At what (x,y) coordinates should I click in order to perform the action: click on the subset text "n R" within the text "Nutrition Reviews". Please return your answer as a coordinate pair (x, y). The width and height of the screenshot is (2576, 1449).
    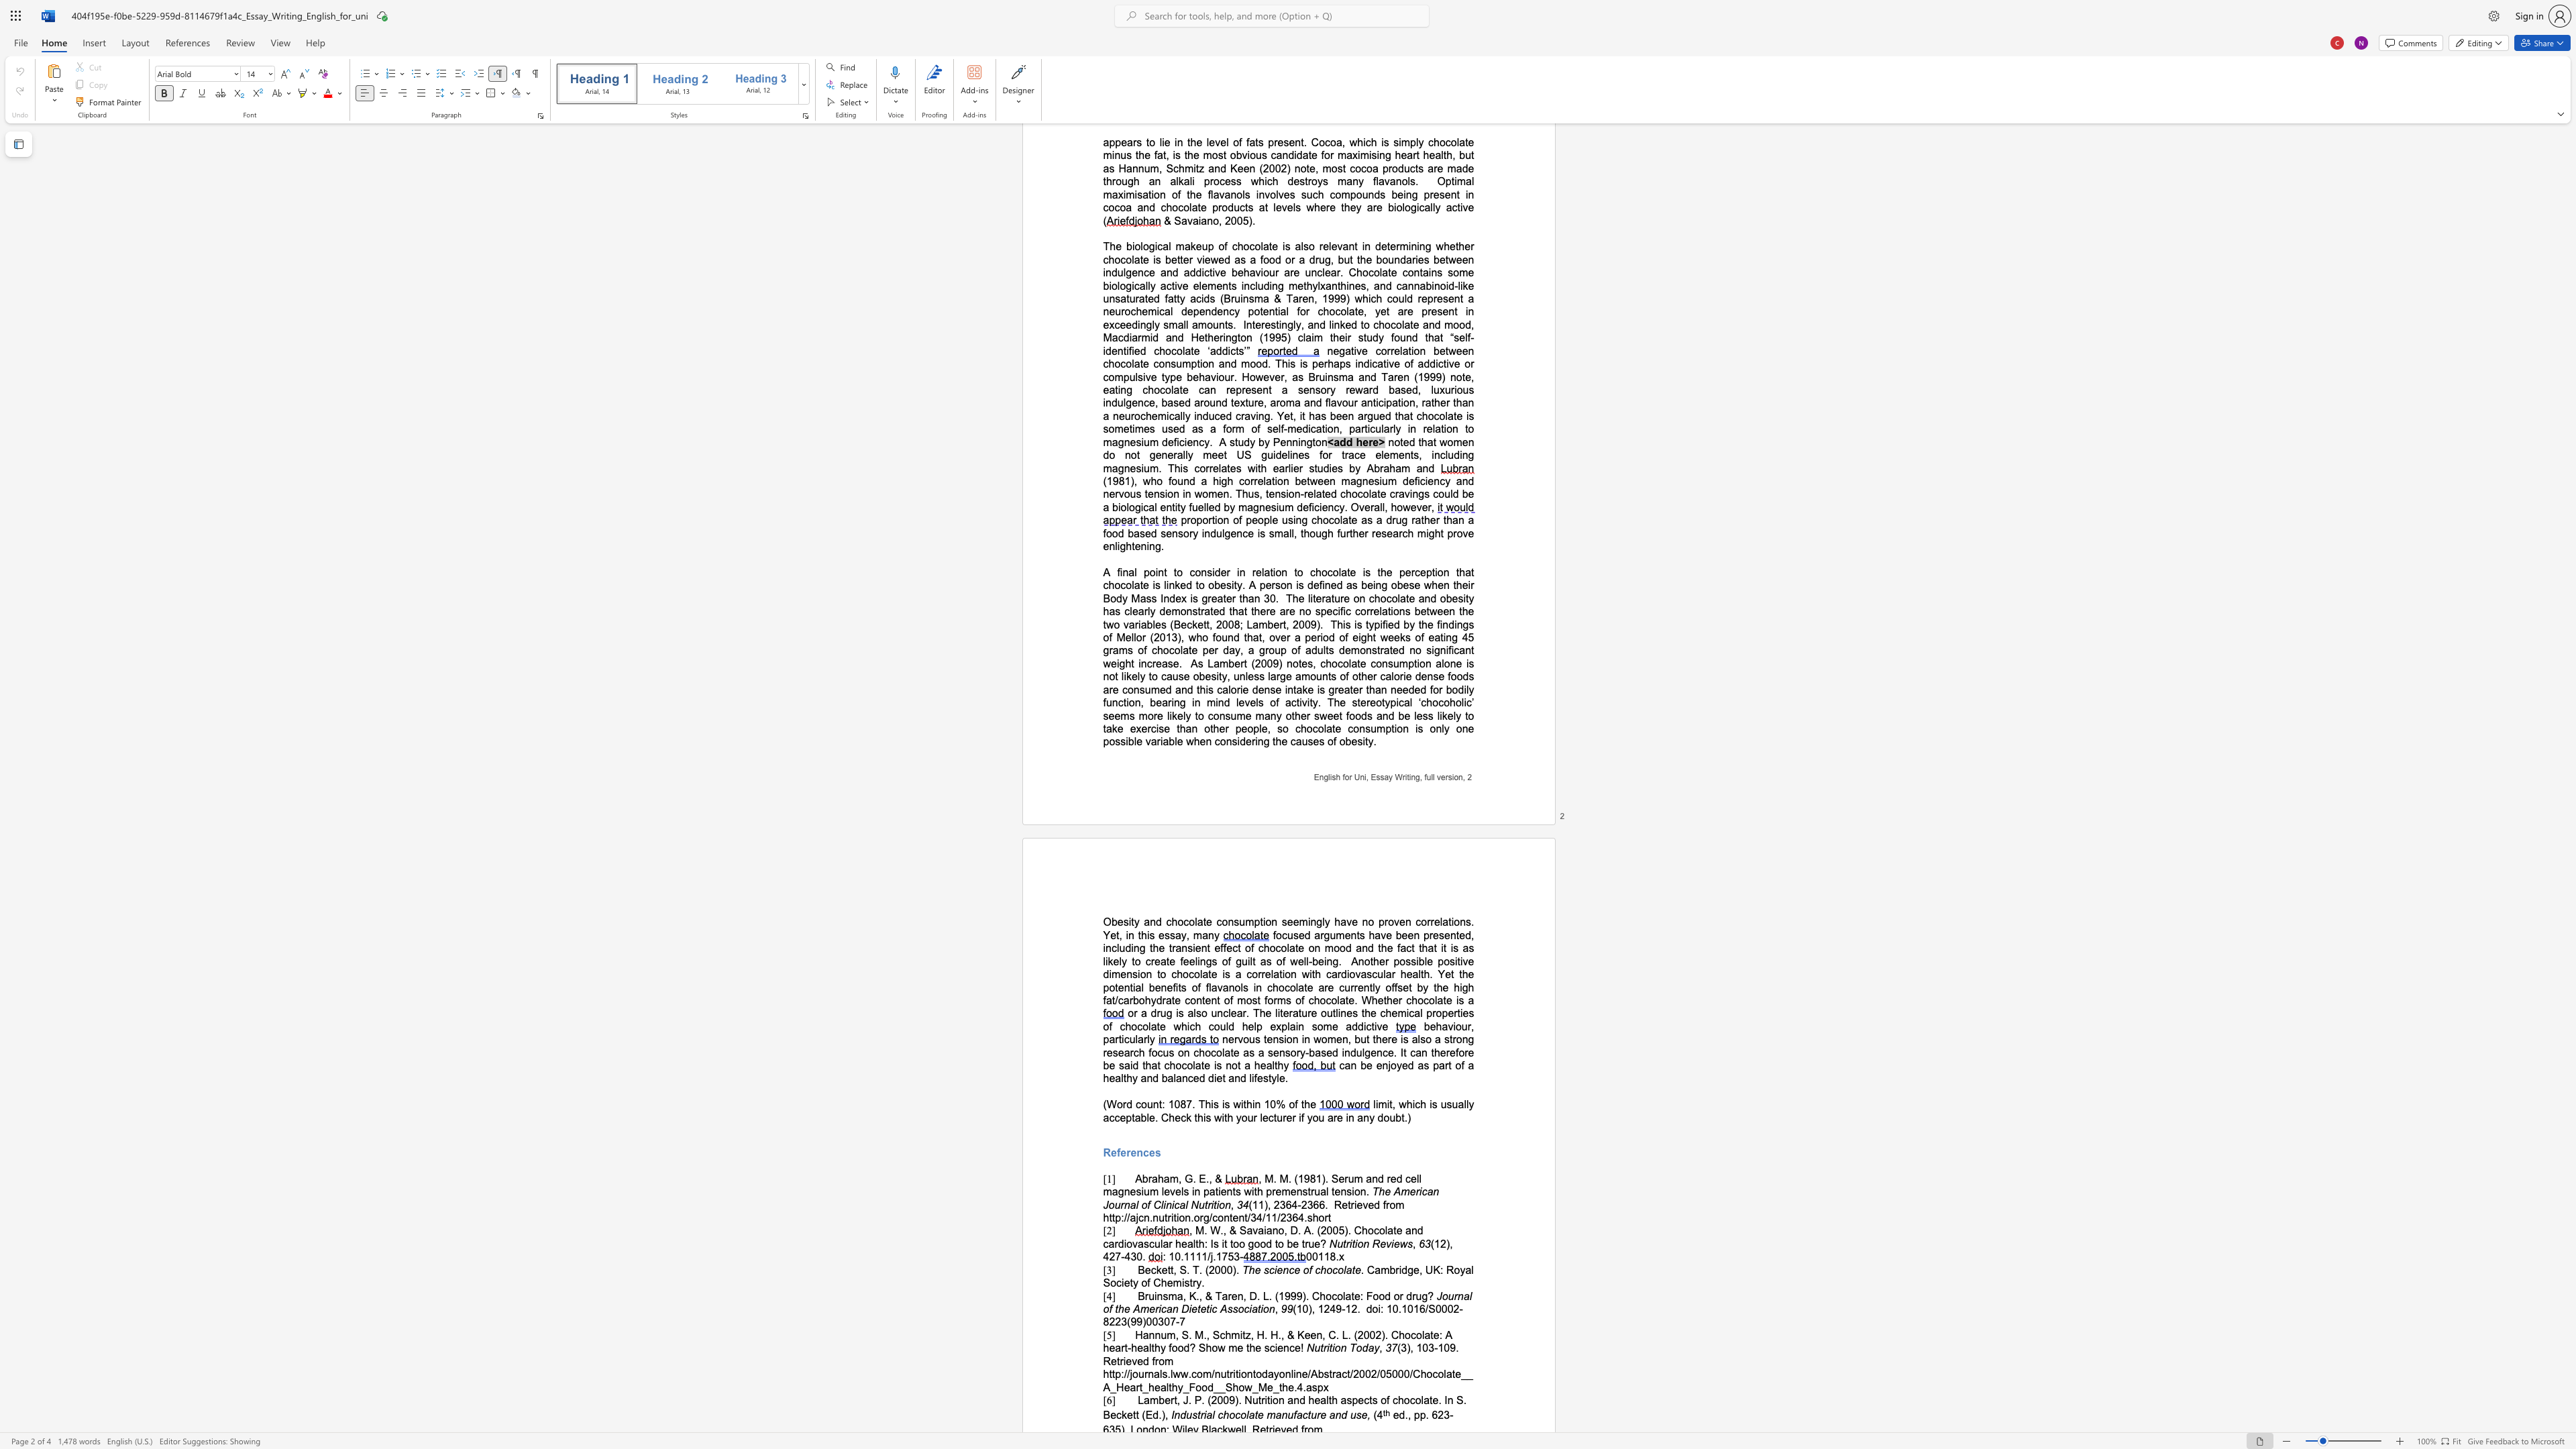
    Looking at the image, I should click on (1362, 1243).